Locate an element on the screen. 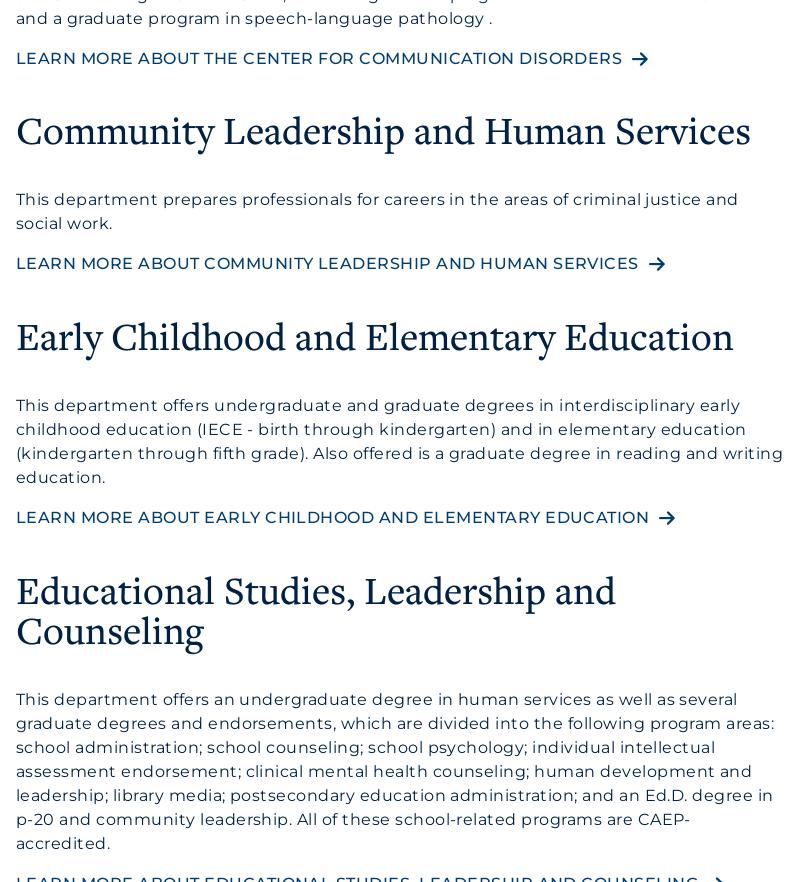 This screenshot has height=882, width=800. 'This department offers undergraduate and graduate degrees in interdisciplinary early
                  childhood education (IECE - birth through kindergarten) and in elementary education
                  (kindergarten through fifth grade). Also offered is a graduate degree in reading and
                  writing education.' is located at coordinates (16, 441).